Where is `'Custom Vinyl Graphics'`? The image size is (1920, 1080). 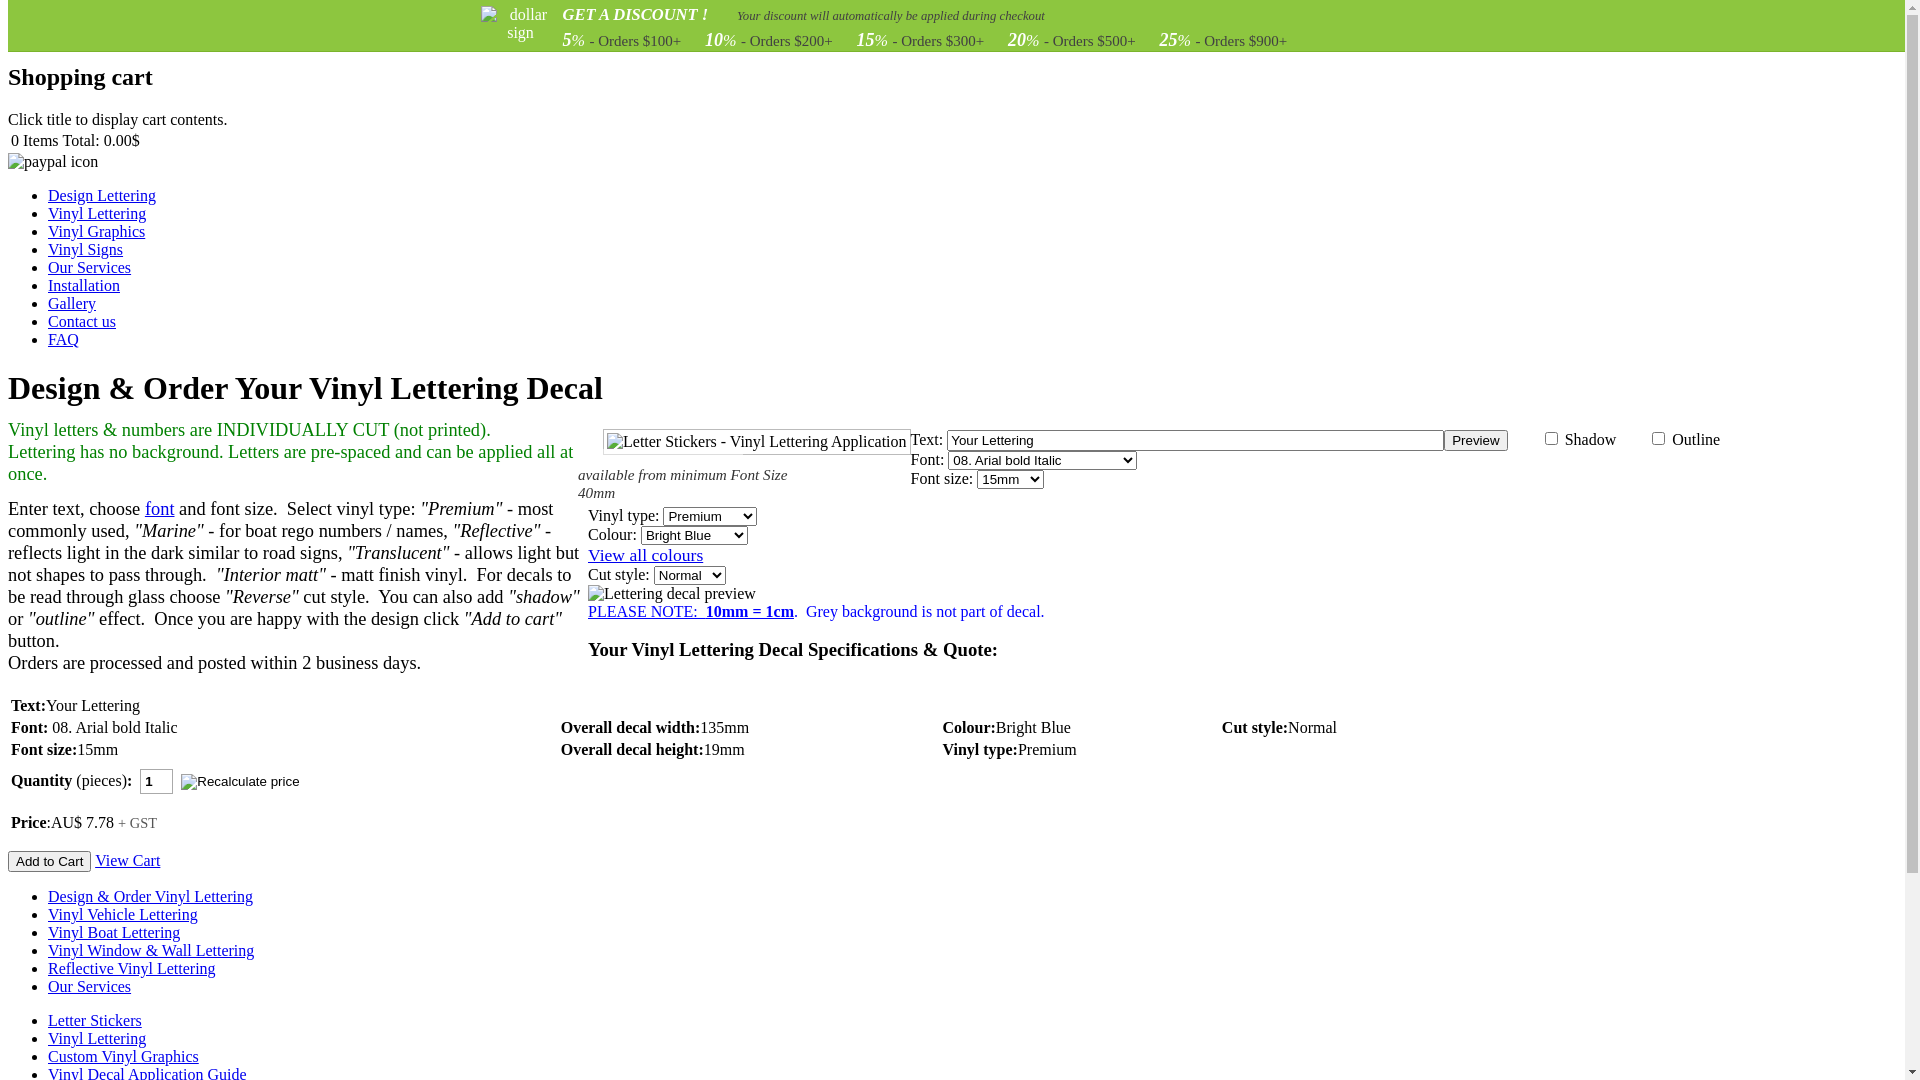
'Custom Vinyl Graphics' is located at coordinates (122, 1055).